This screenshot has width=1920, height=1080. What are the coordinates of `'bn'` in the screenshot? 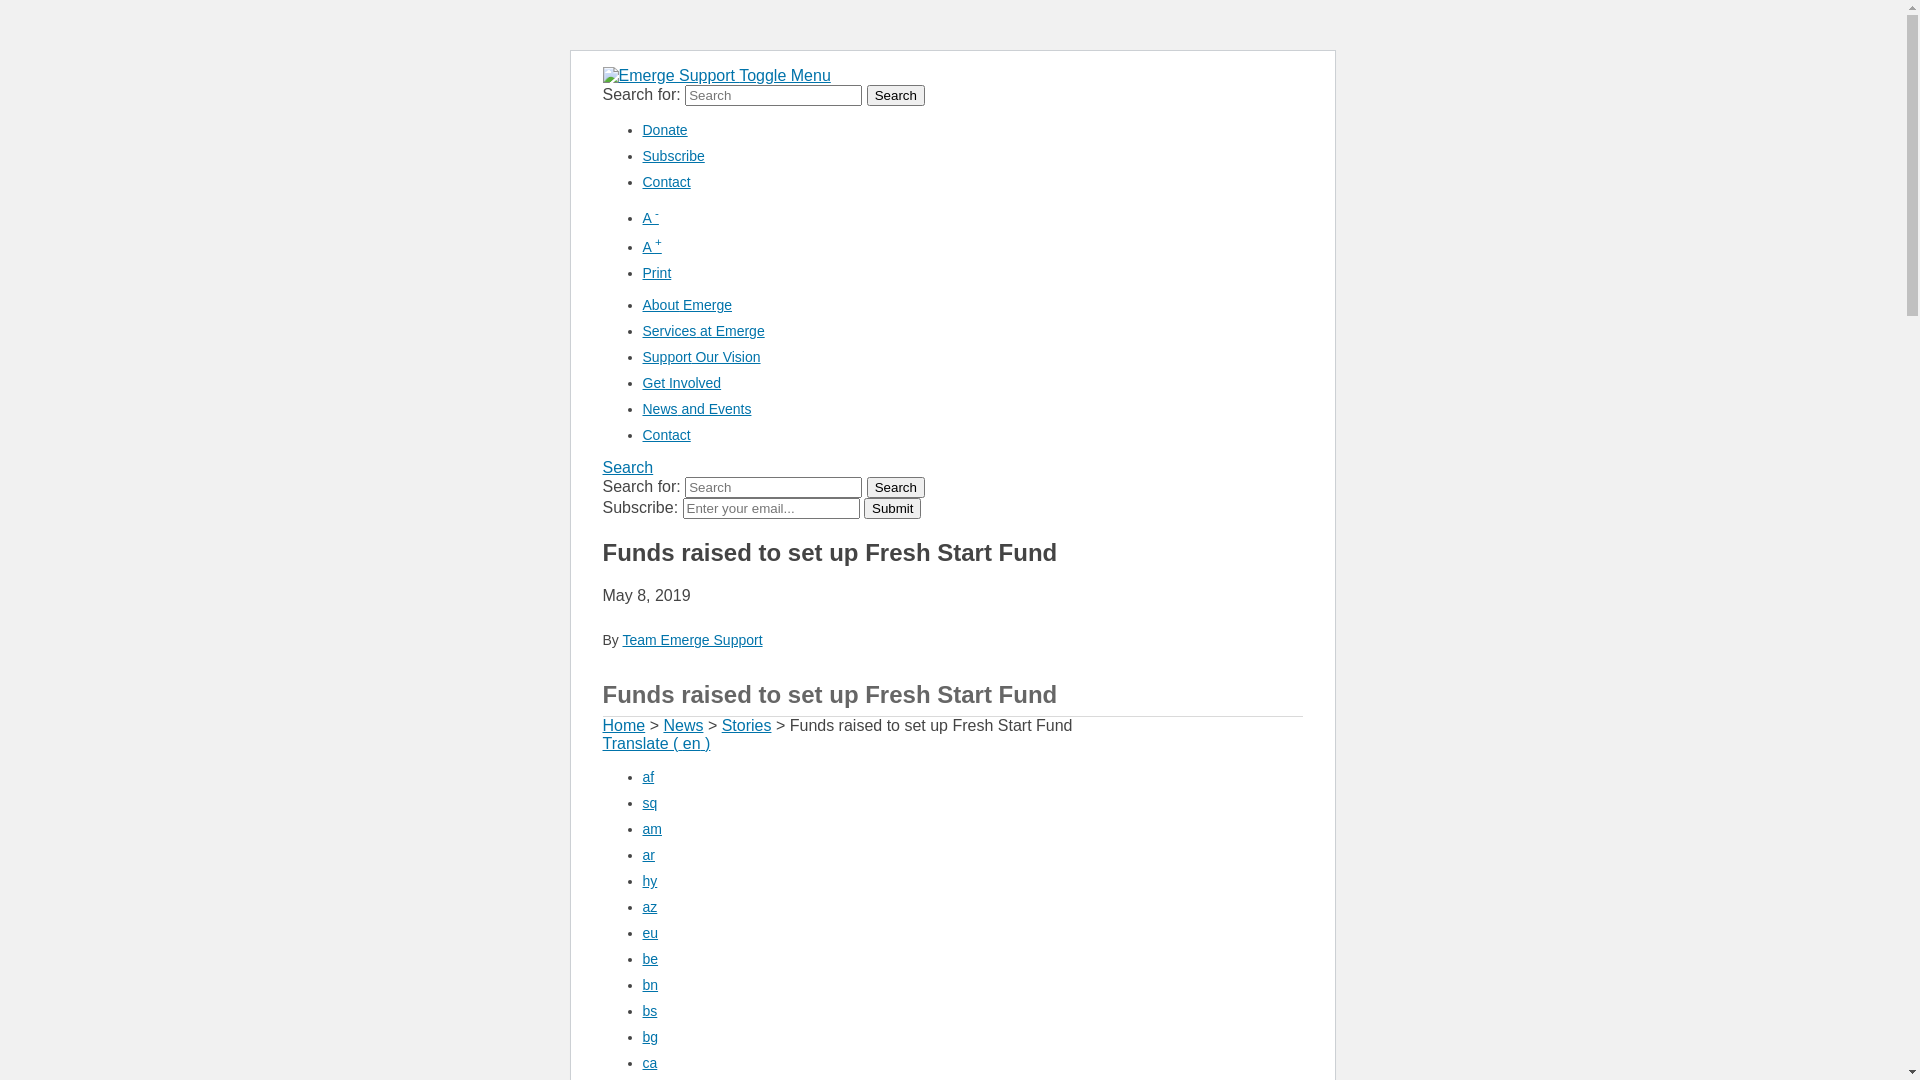 It's located at (649, 983).